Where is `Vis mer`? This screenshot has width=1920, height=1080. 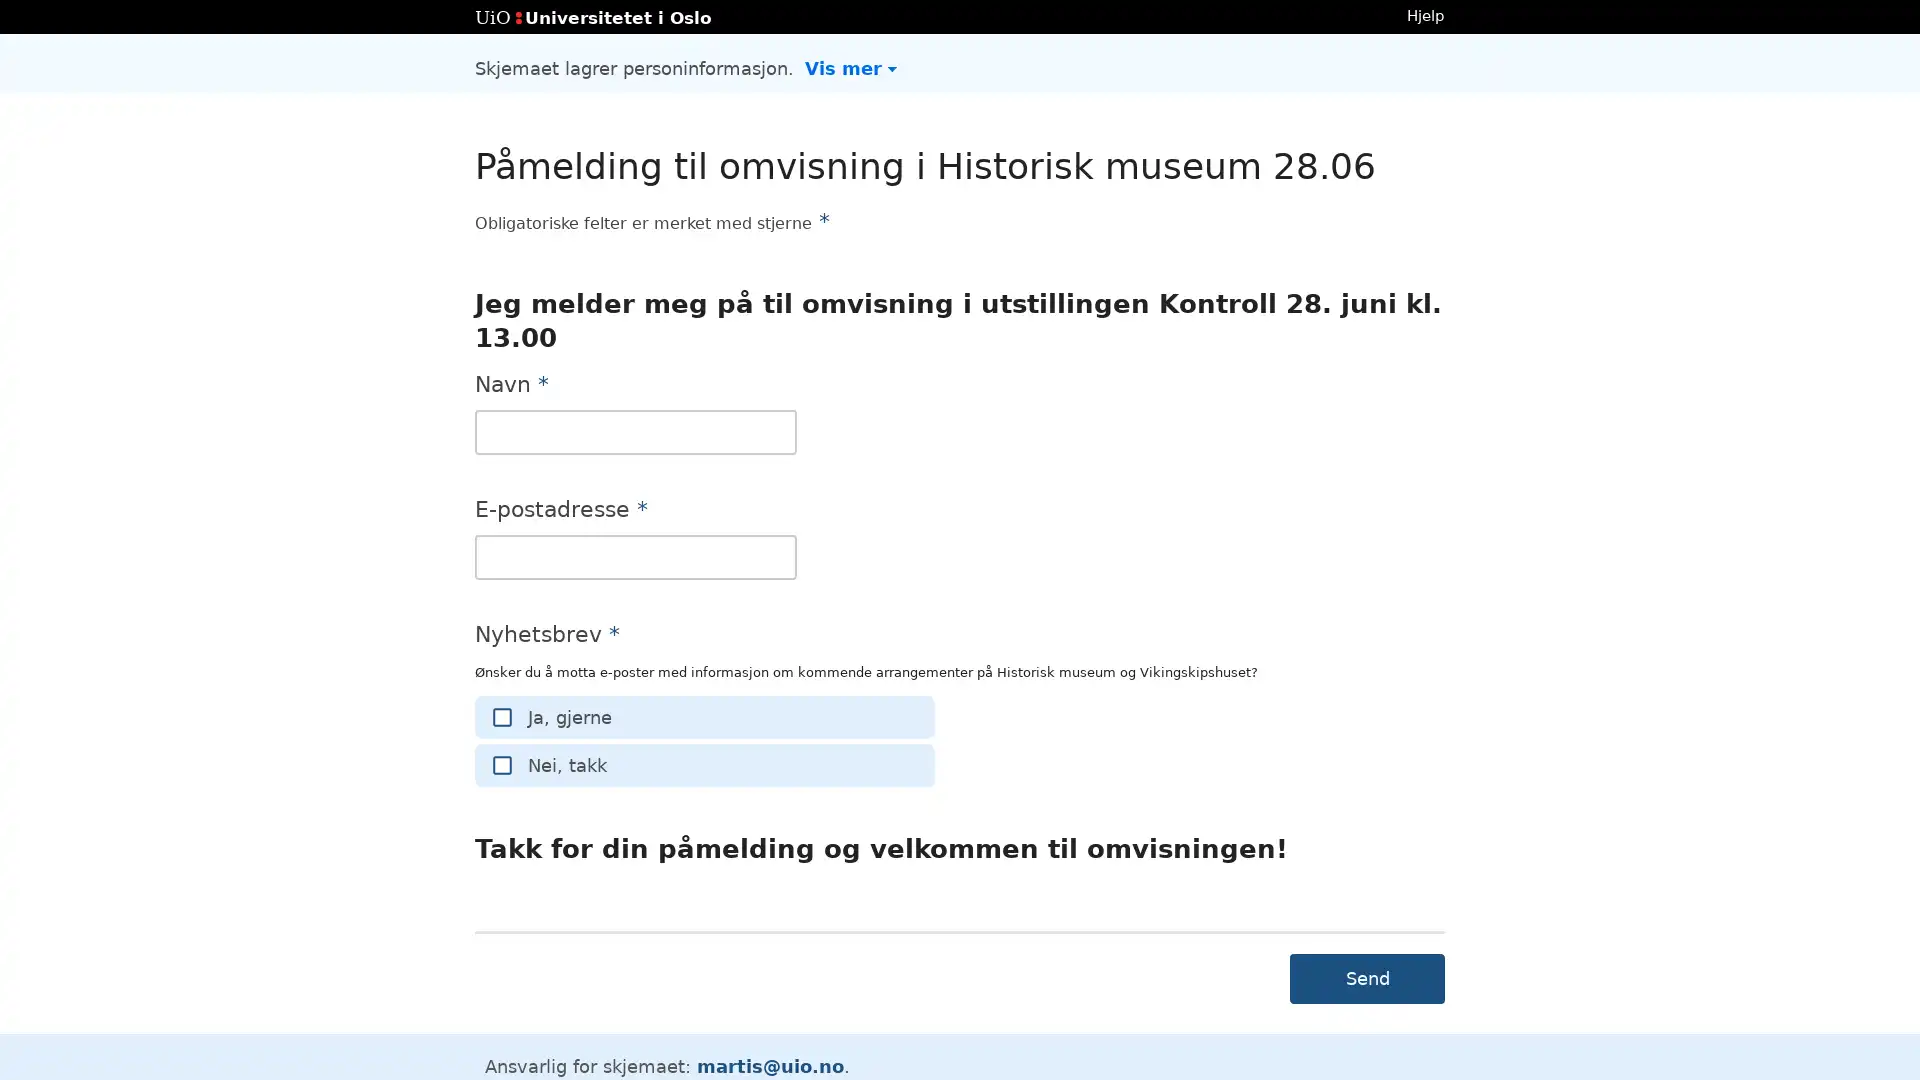
Vis mer is located at coordinates (848, 68).